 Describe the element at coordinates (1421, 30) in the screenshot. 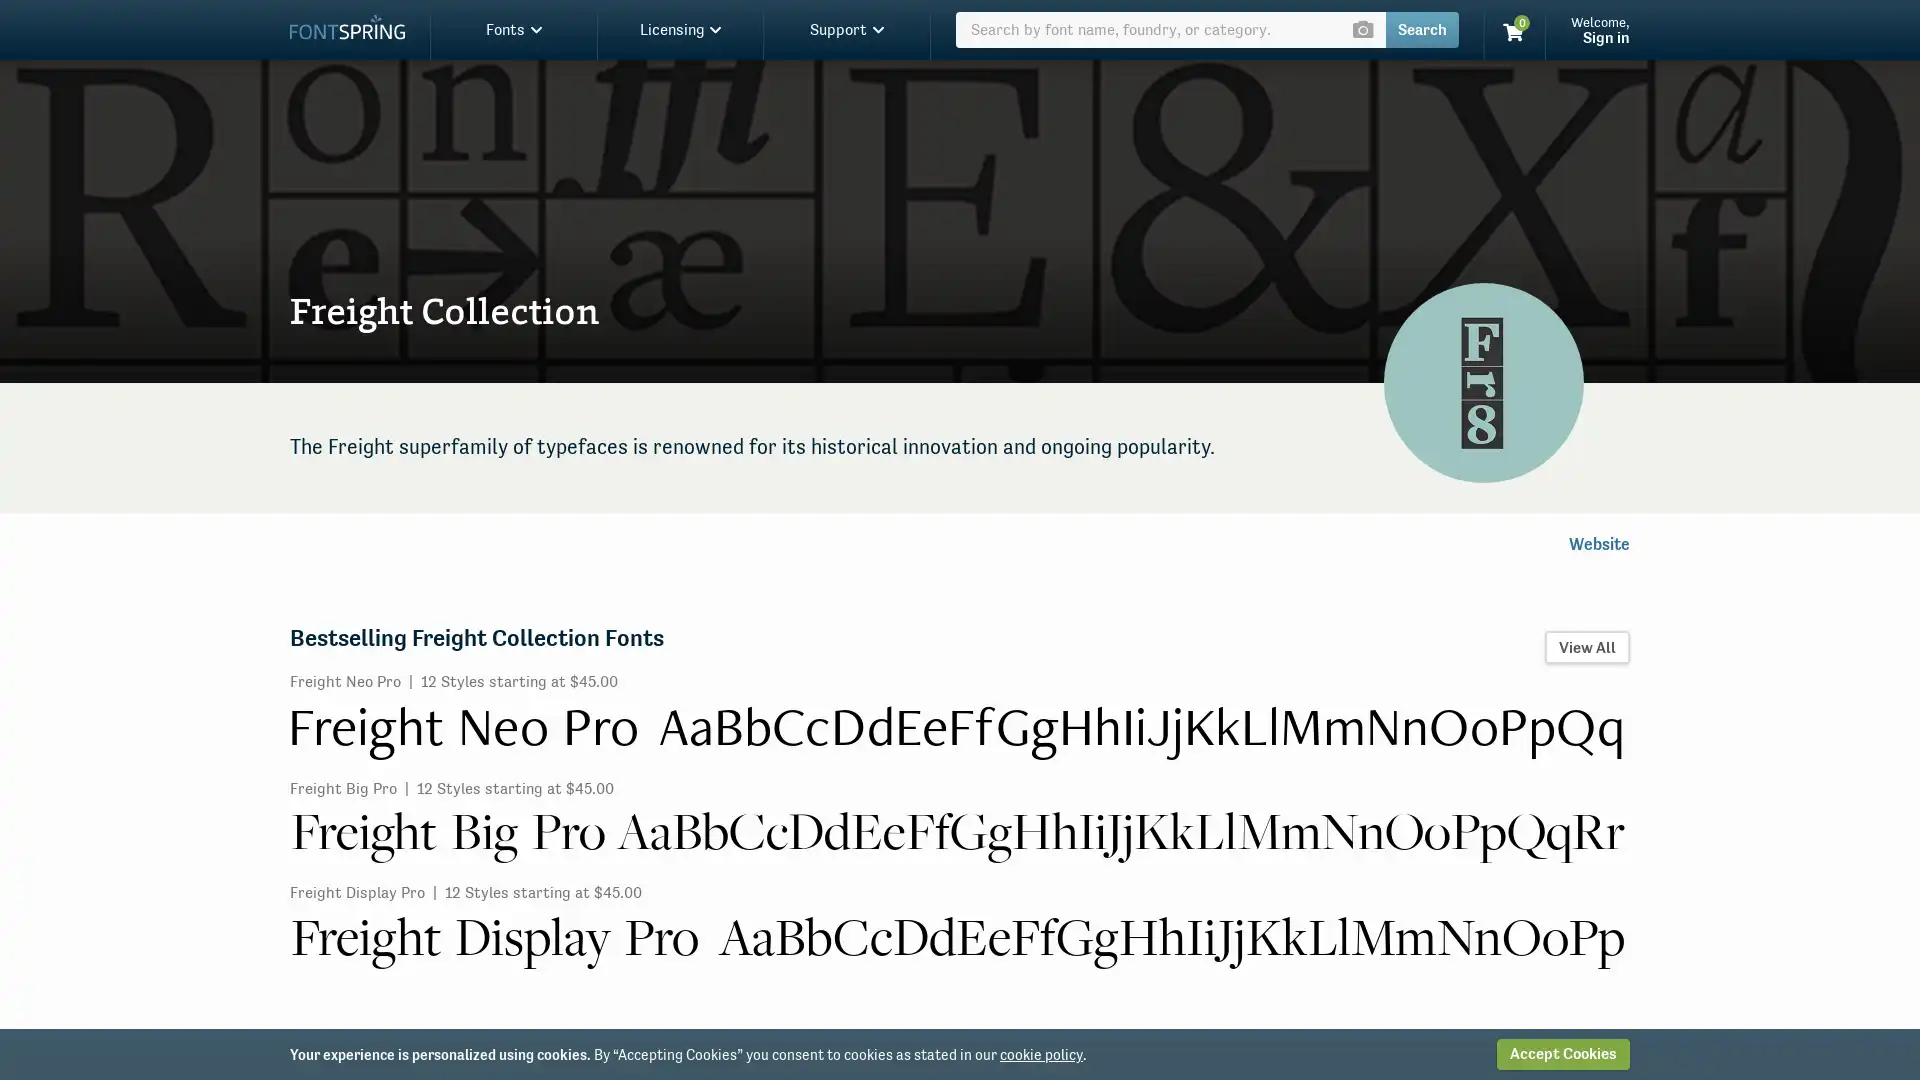

I see `Search` at that location.